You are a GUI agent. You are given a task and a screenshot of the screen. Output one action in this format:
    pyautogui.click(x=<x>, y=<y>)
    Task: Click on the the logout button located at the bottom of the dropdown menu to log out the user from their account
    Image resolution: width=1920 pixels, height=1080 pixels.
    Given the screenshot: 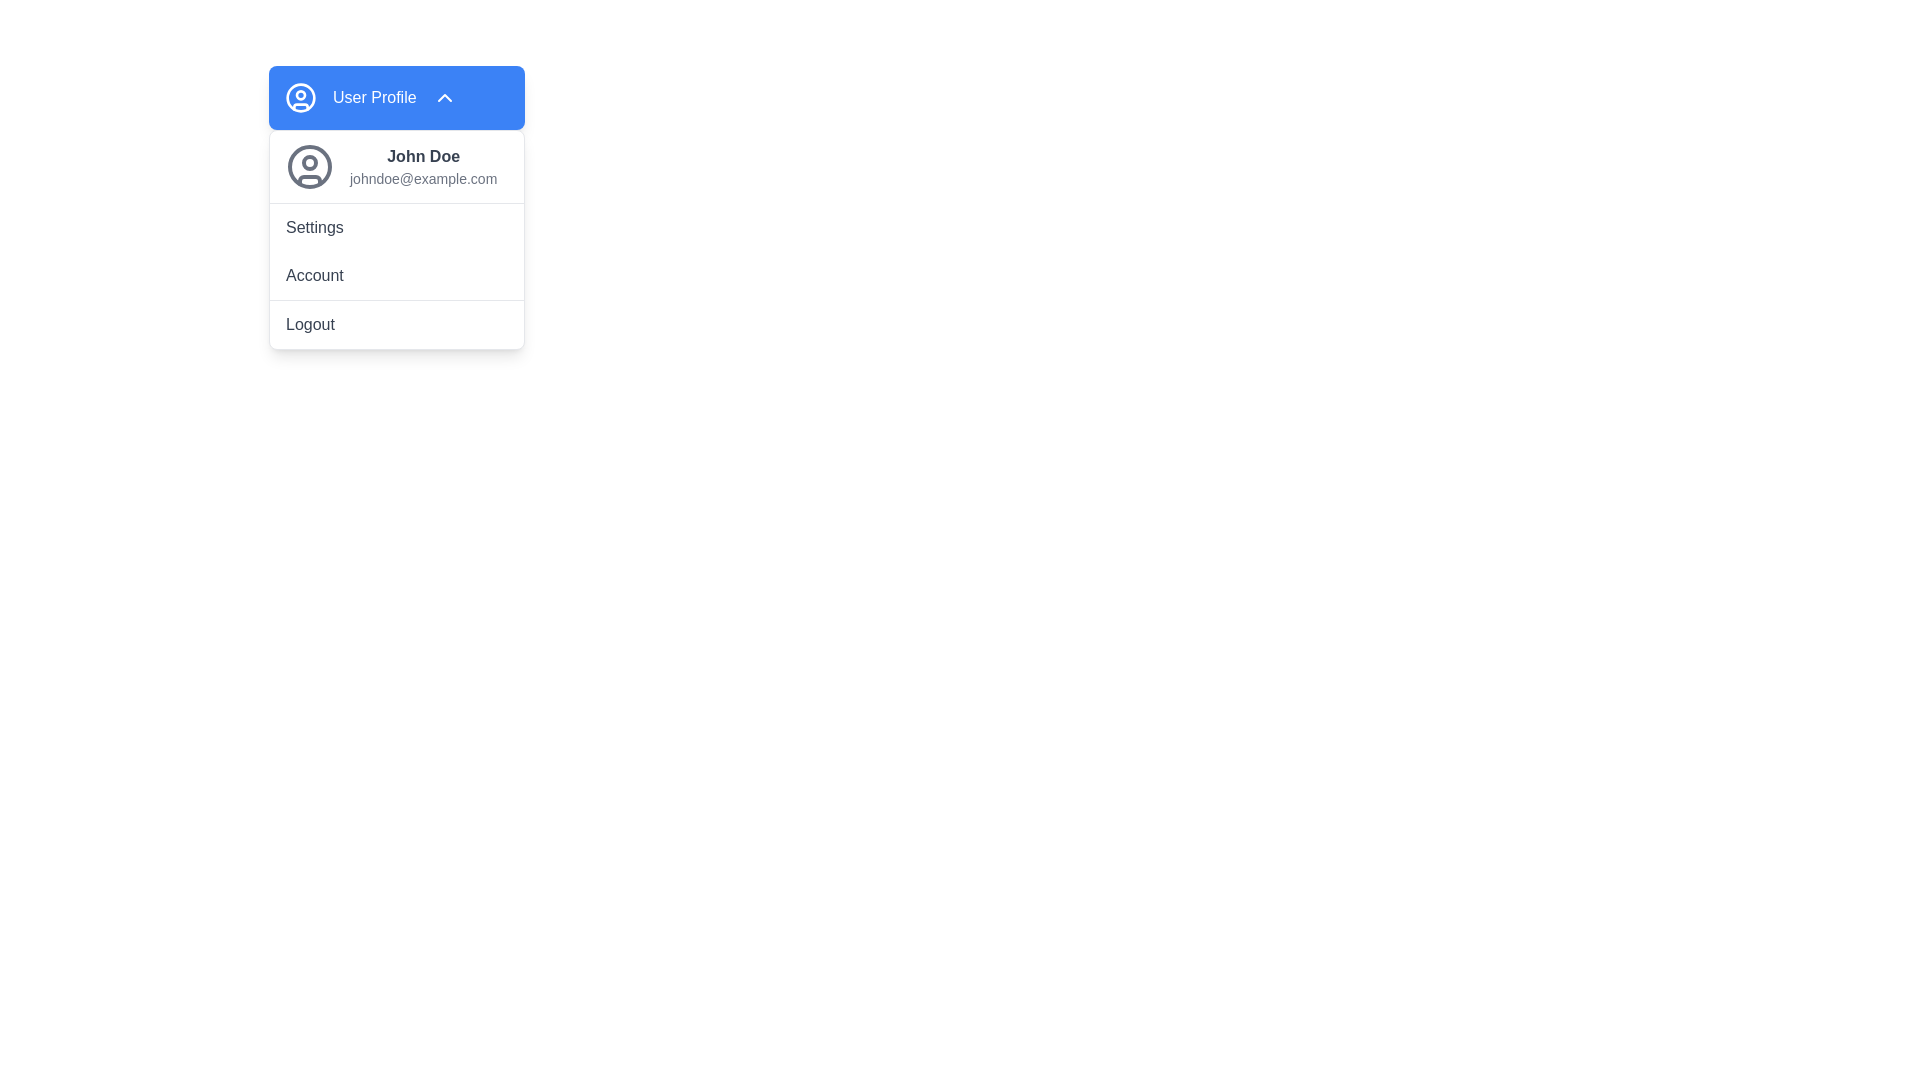 What is the action you would take?
    pyautogui.click(x=397, y=323)
    